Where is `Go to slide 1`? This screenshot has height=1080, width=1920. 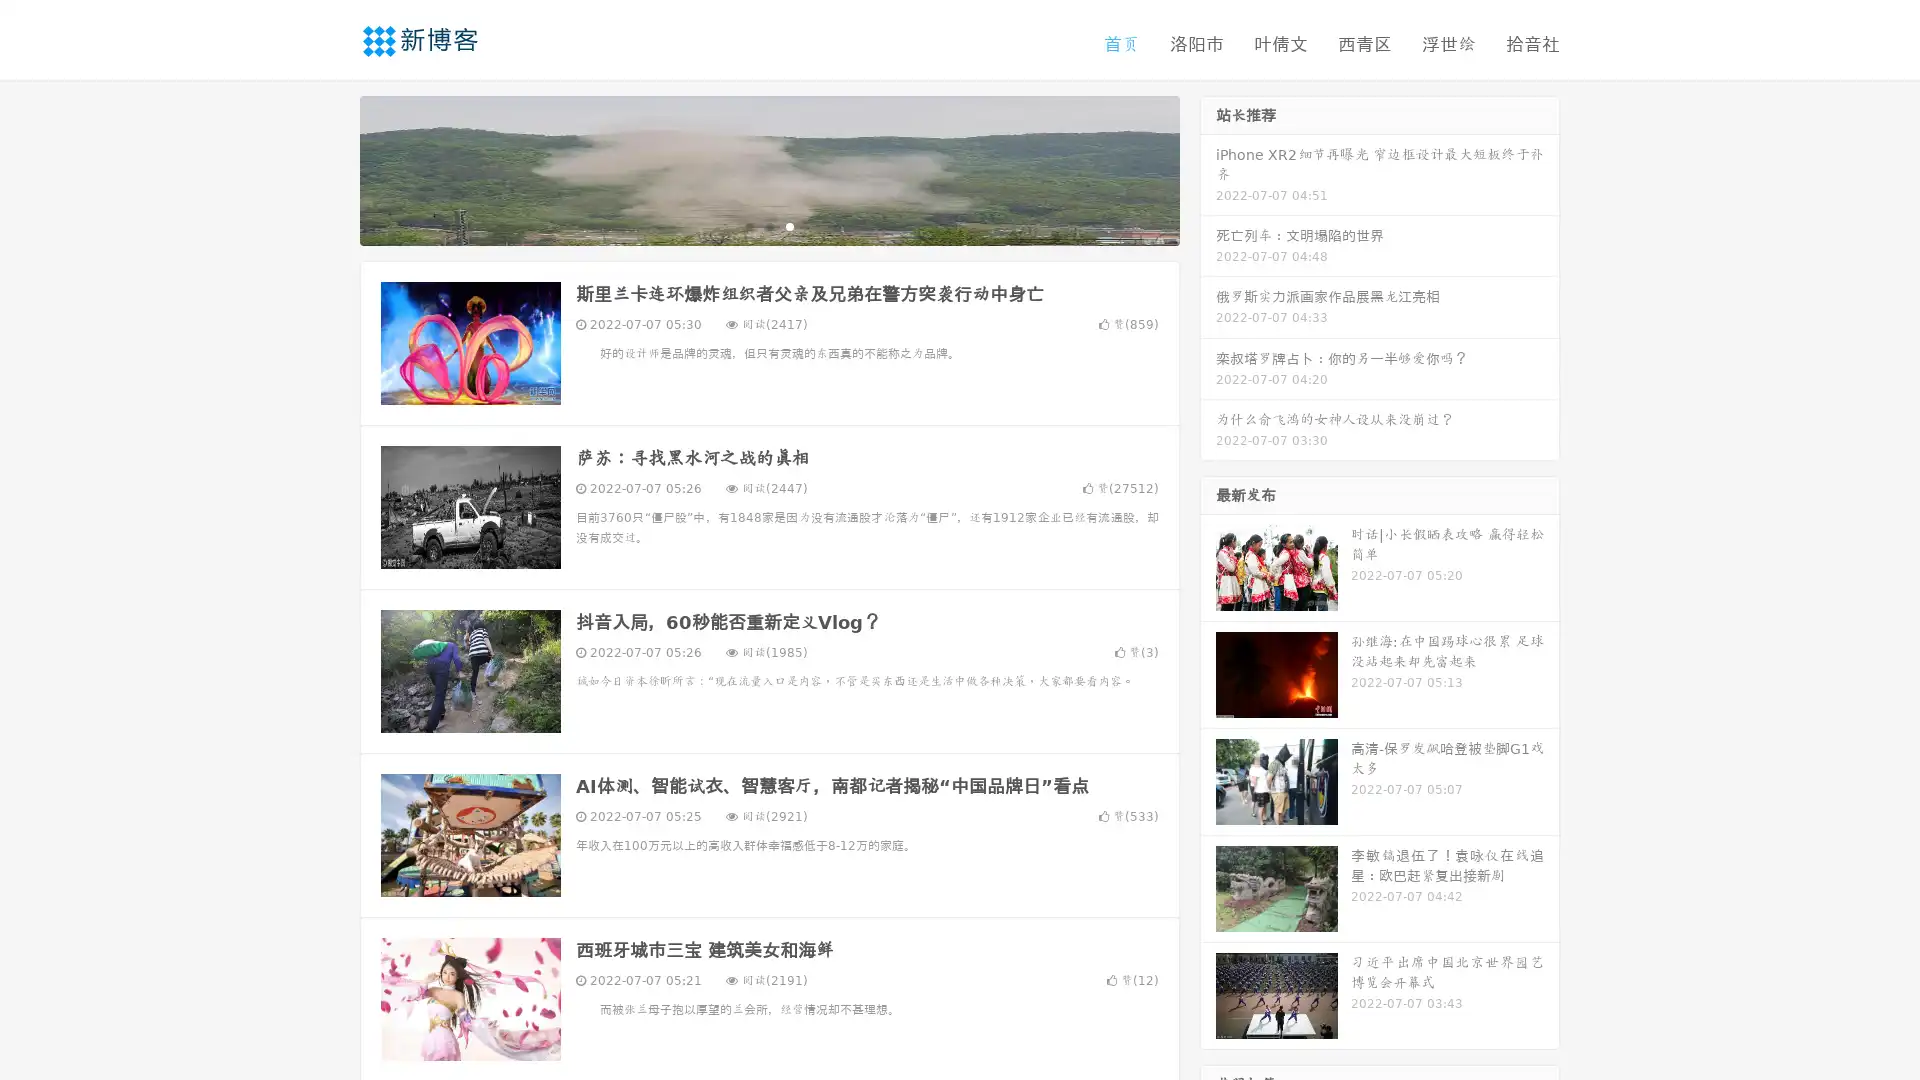
Go to slide 1 is located at coordinates (748, 225).